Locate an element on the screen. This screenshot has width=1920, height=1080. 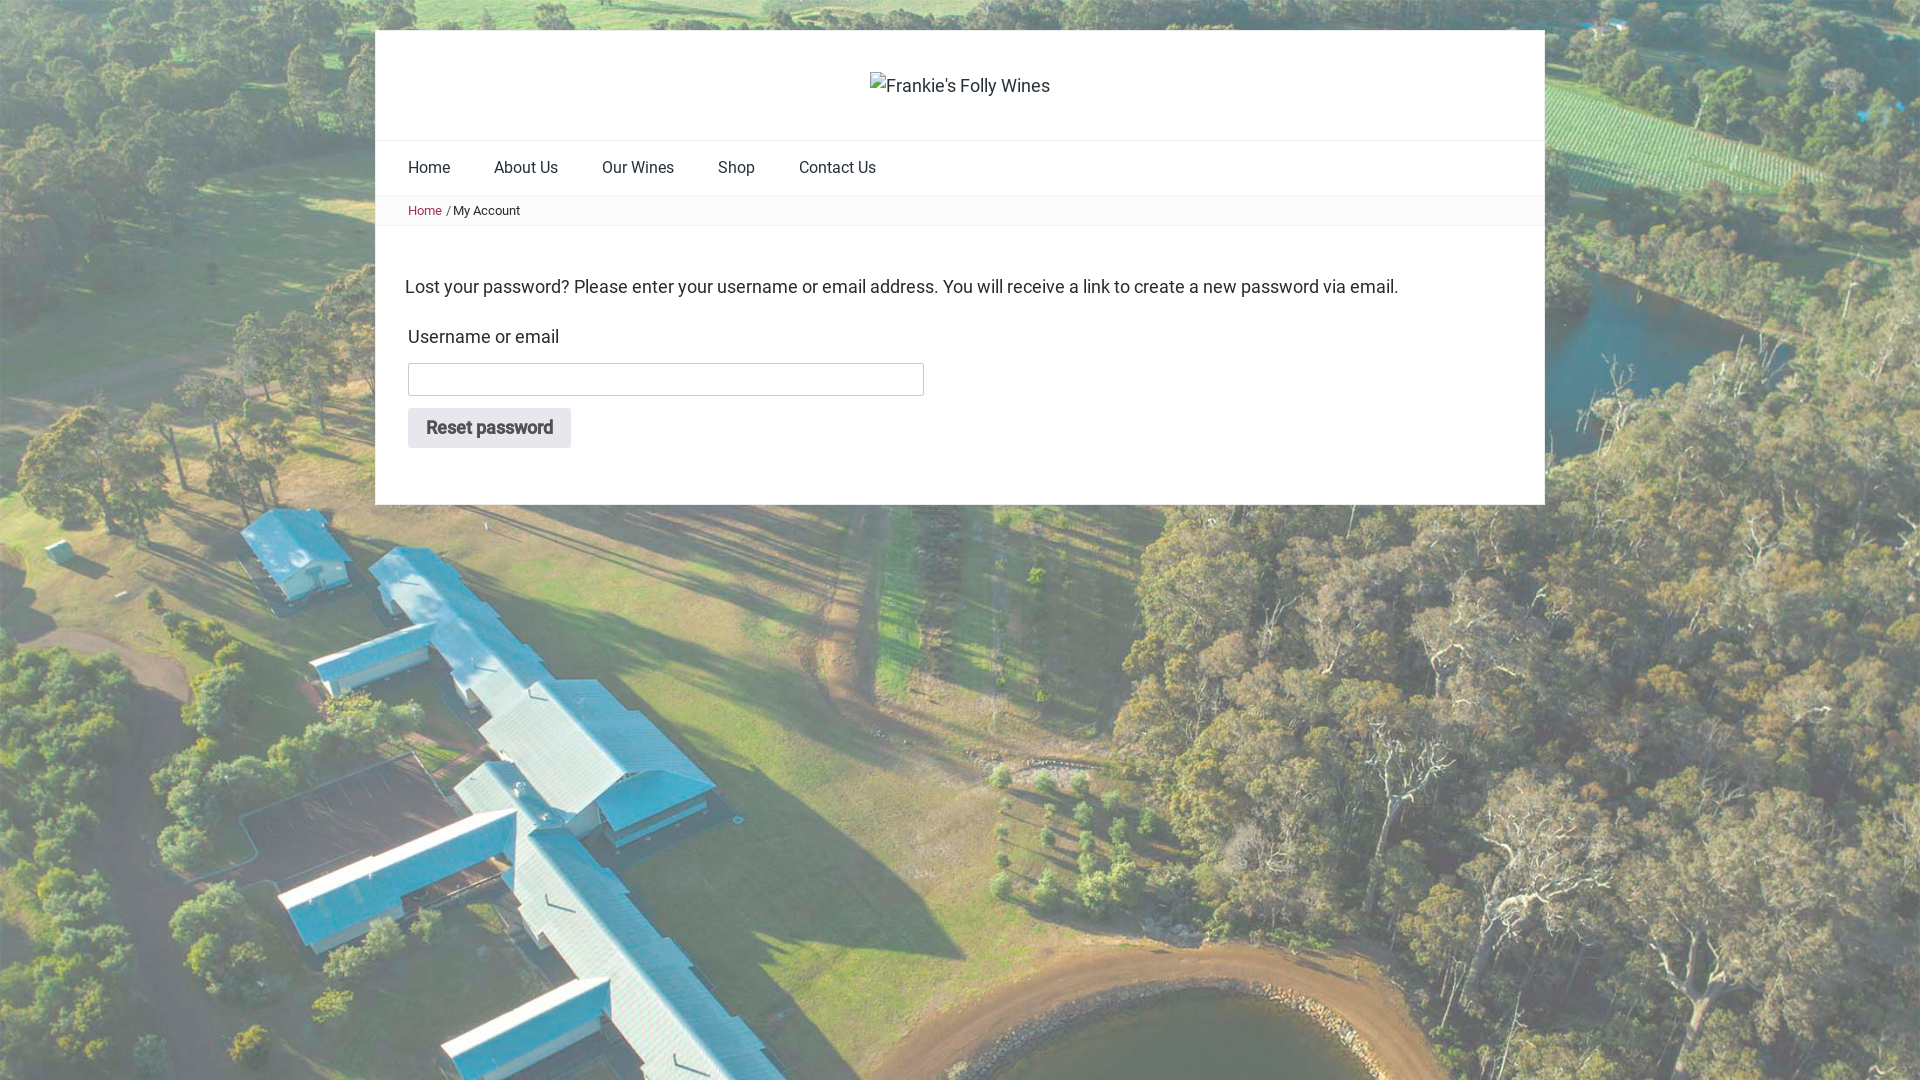
'Home' is located at coordinates (424, 210).